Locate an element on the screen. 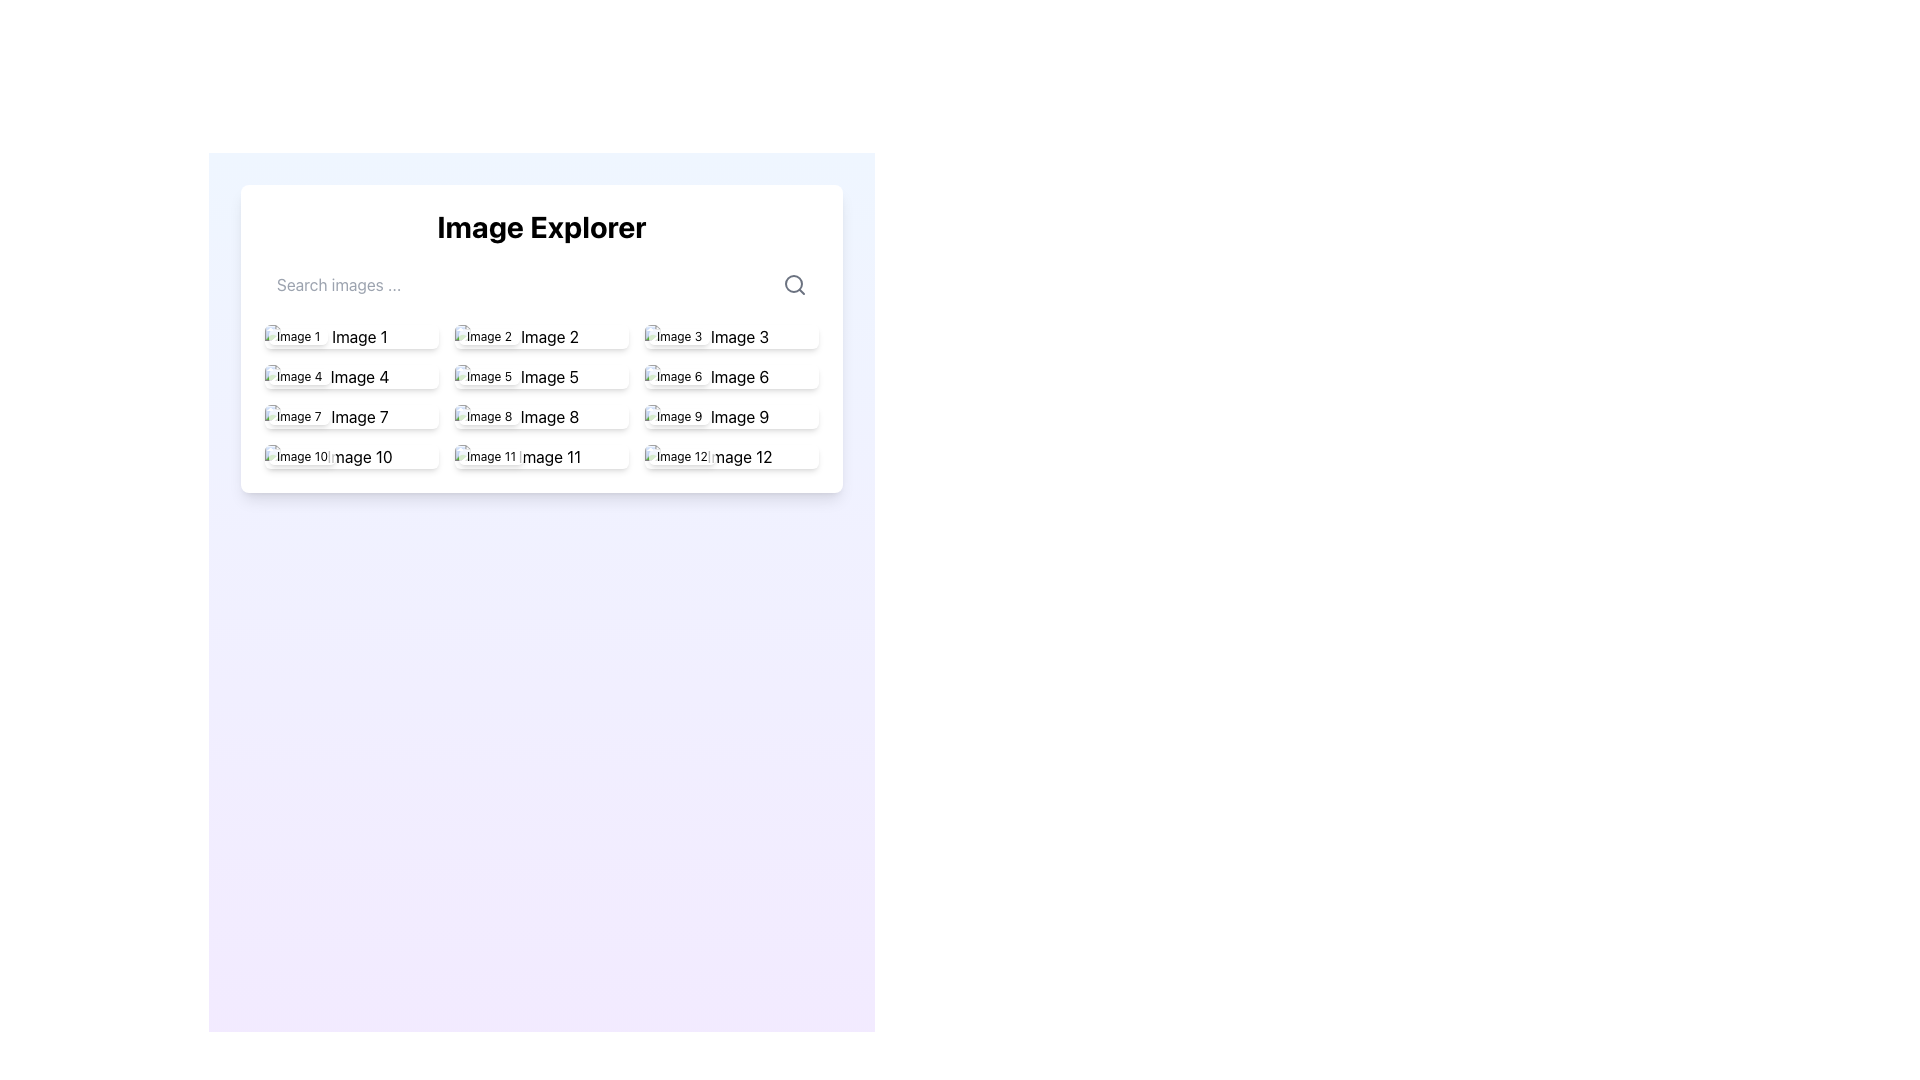 The image size is (1920, 1080). the thumbnail representing 'Image 5' is located at coordinates (542, 377).